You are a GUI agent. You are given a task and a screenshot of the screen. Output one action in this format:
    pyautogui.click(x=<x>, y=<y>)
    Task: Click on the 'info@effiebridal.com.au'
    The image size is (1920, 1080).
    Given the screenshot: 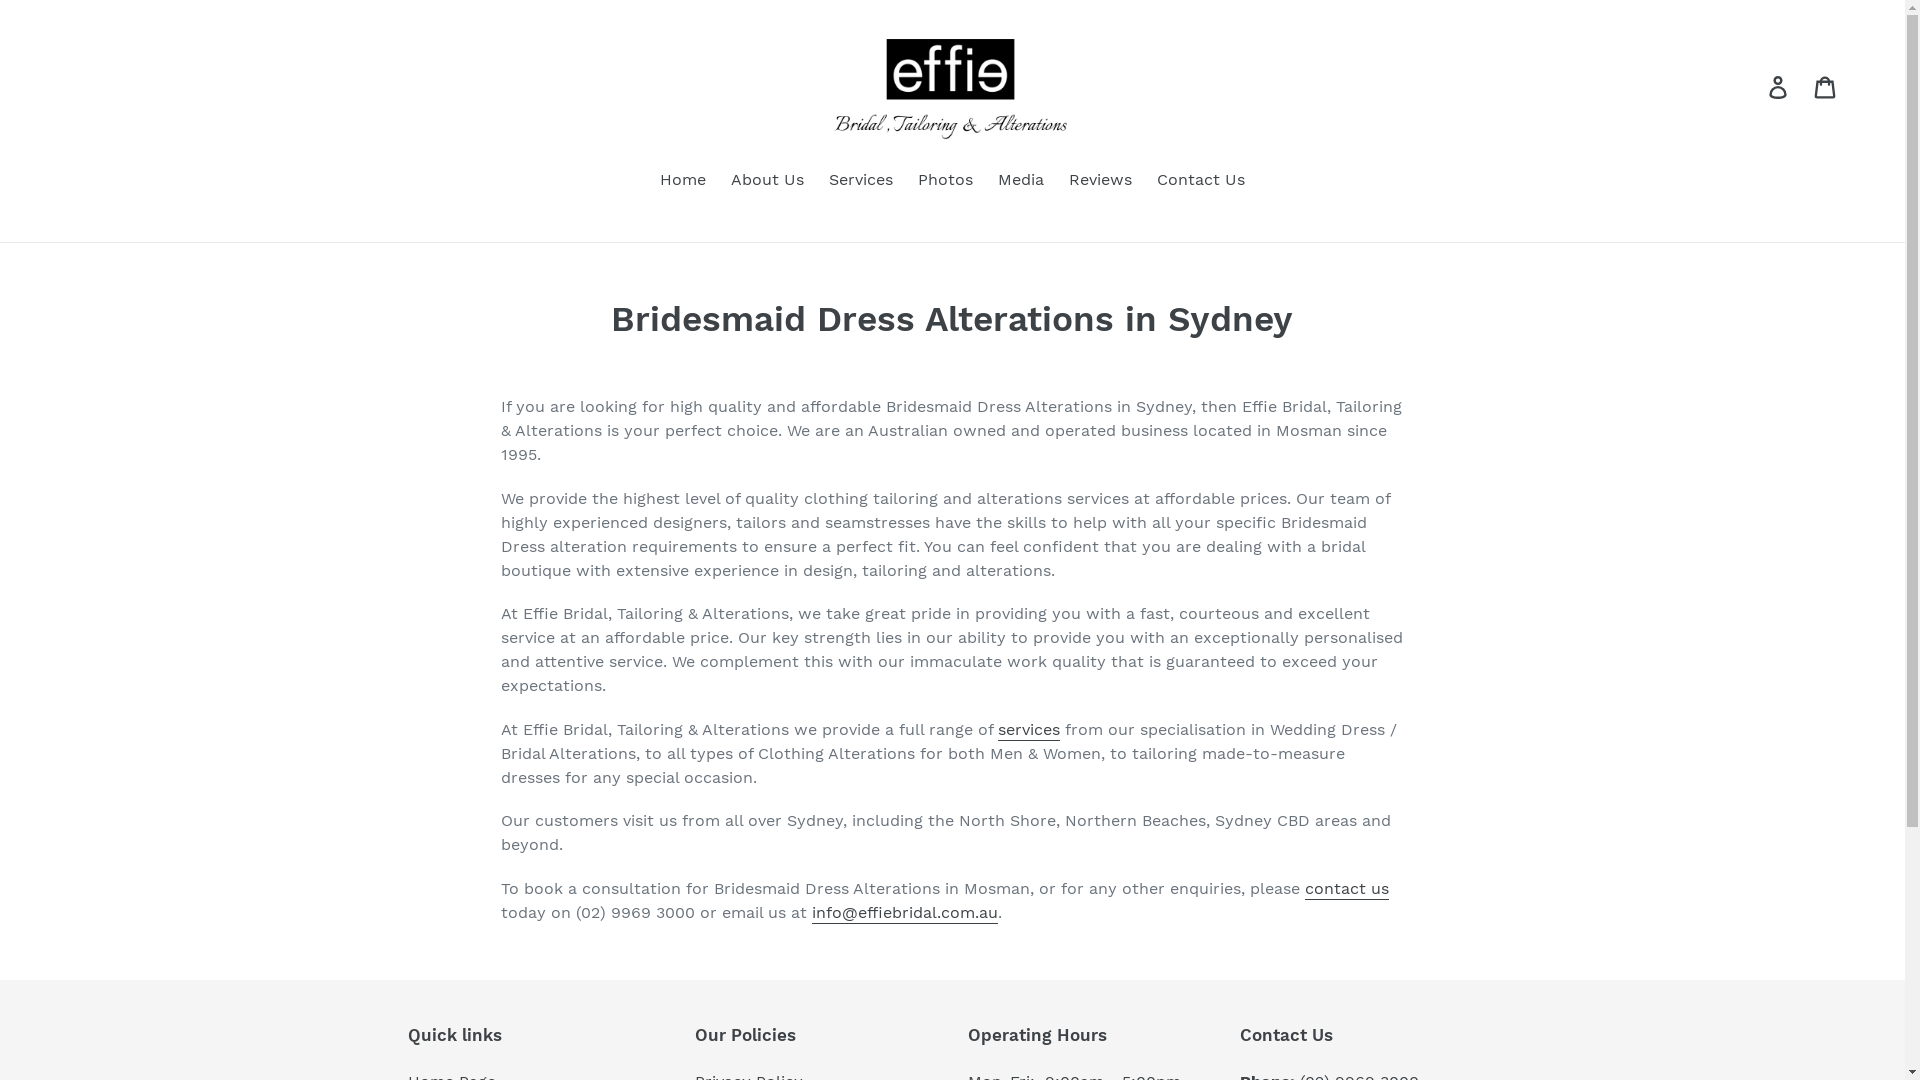 What is the action you would take?
    pyautogui.click(x=904, y=912)
    